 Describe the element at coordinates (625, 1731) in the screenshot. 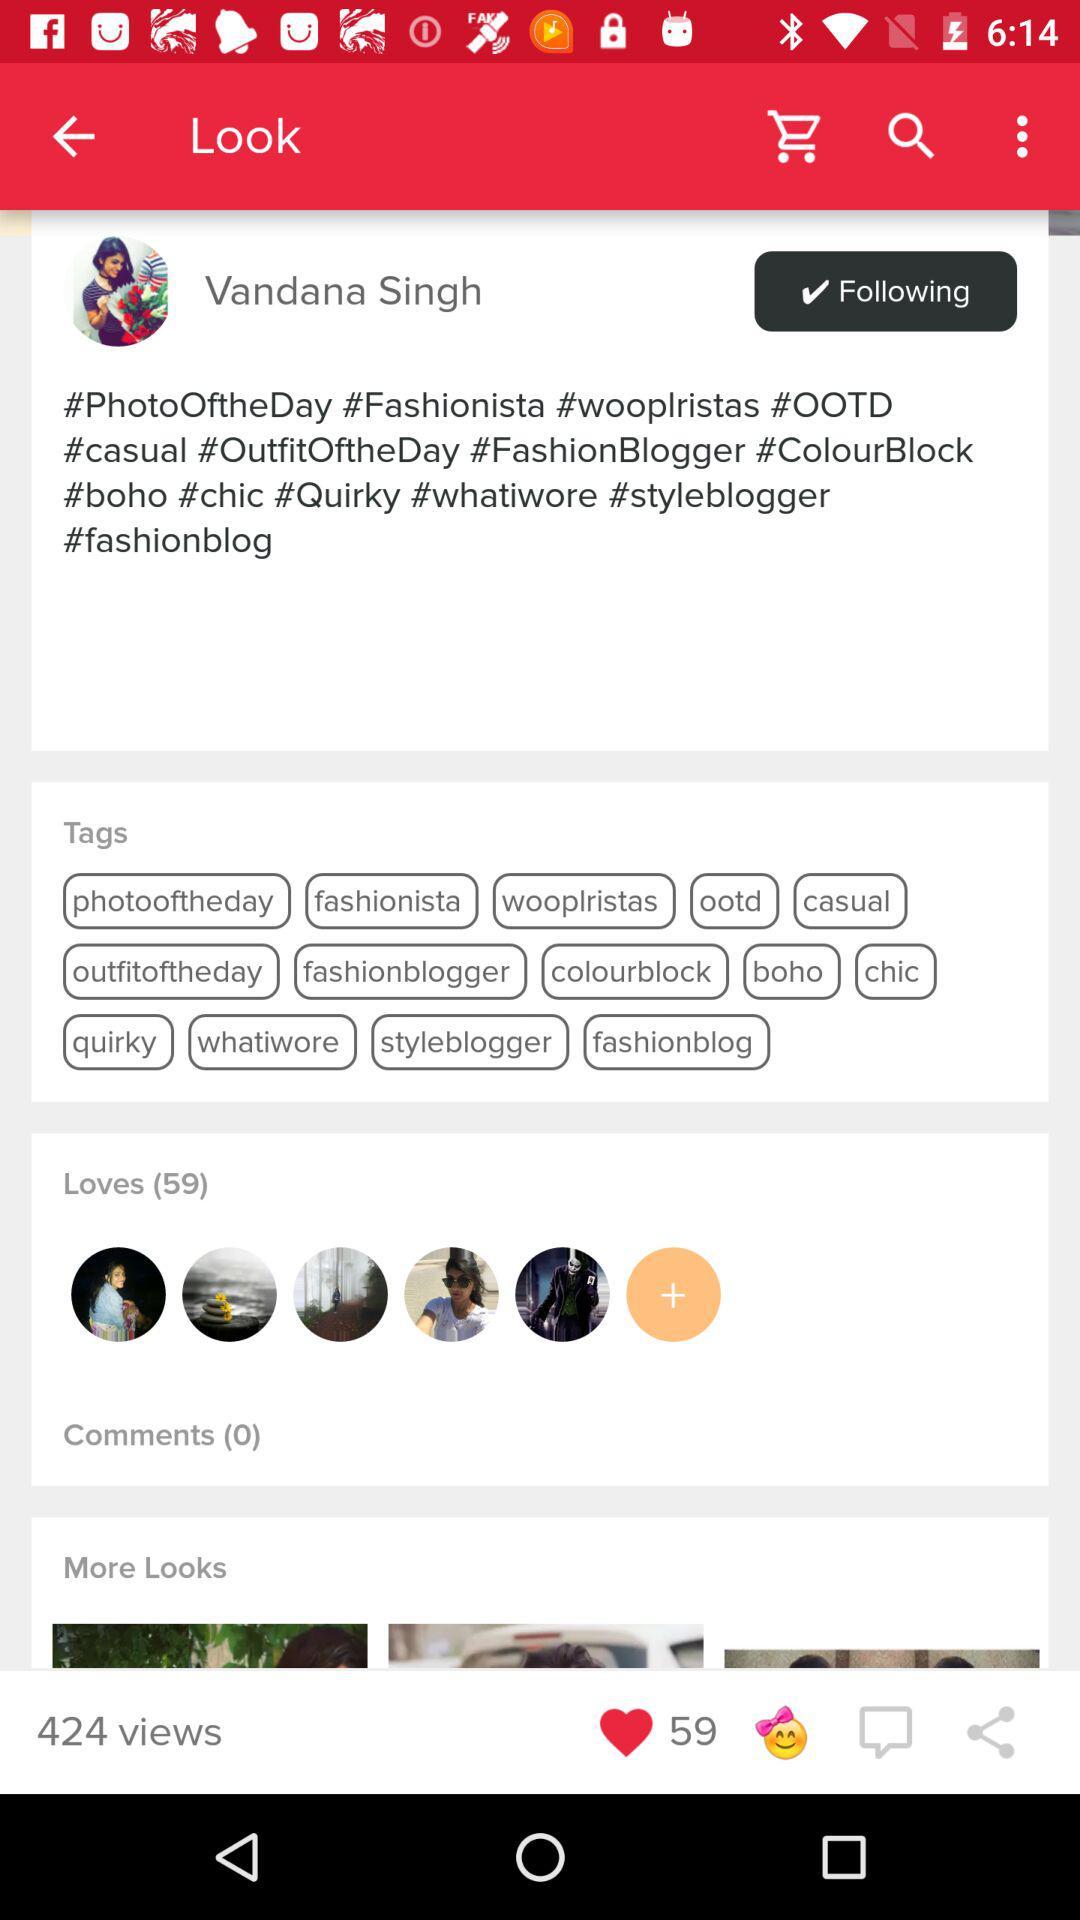

I see `the favorite icon` at that location.